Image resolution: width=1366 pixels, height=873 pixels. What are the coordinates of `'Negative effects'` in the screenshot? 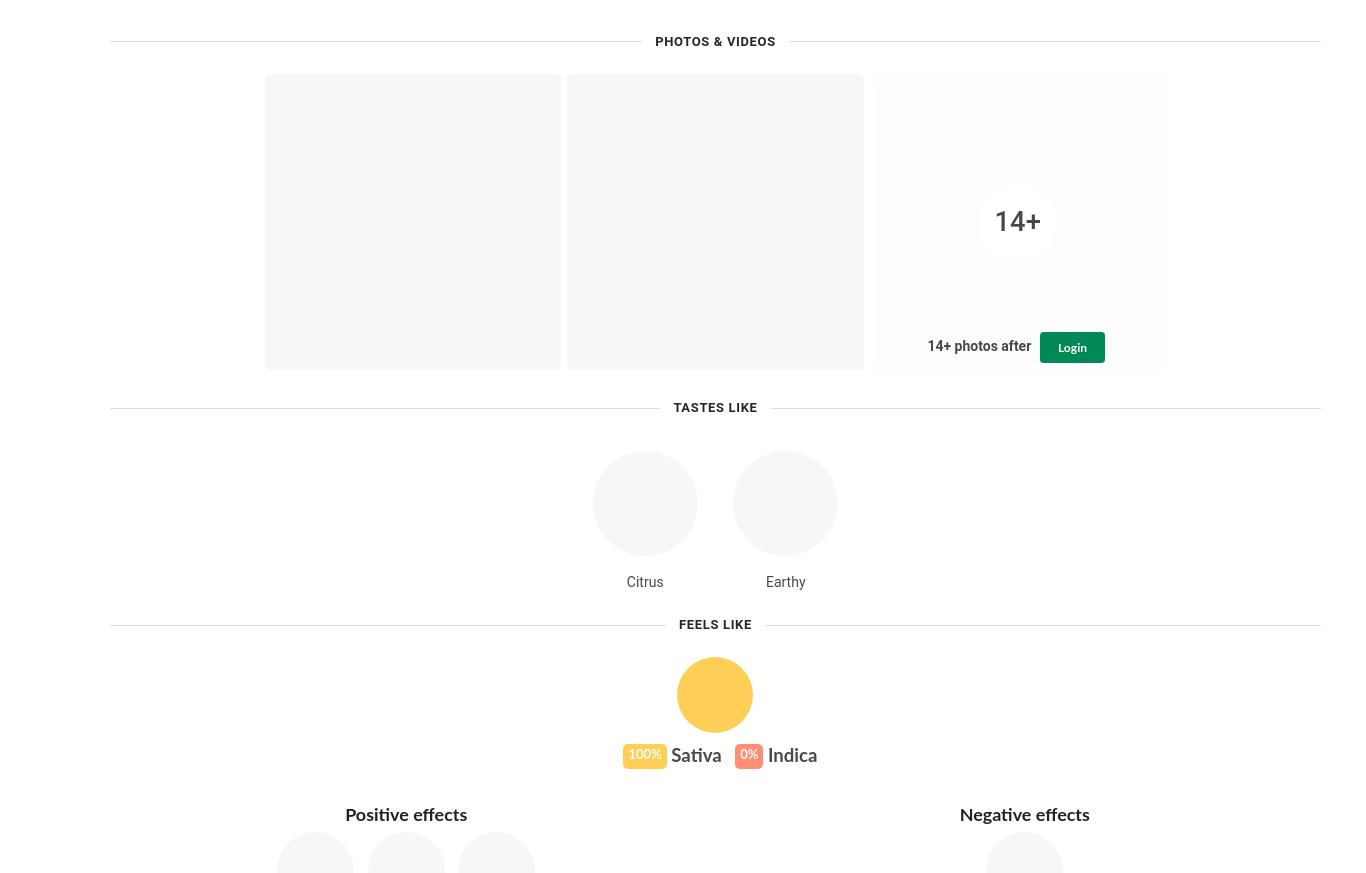 It's located at (1023, 815).